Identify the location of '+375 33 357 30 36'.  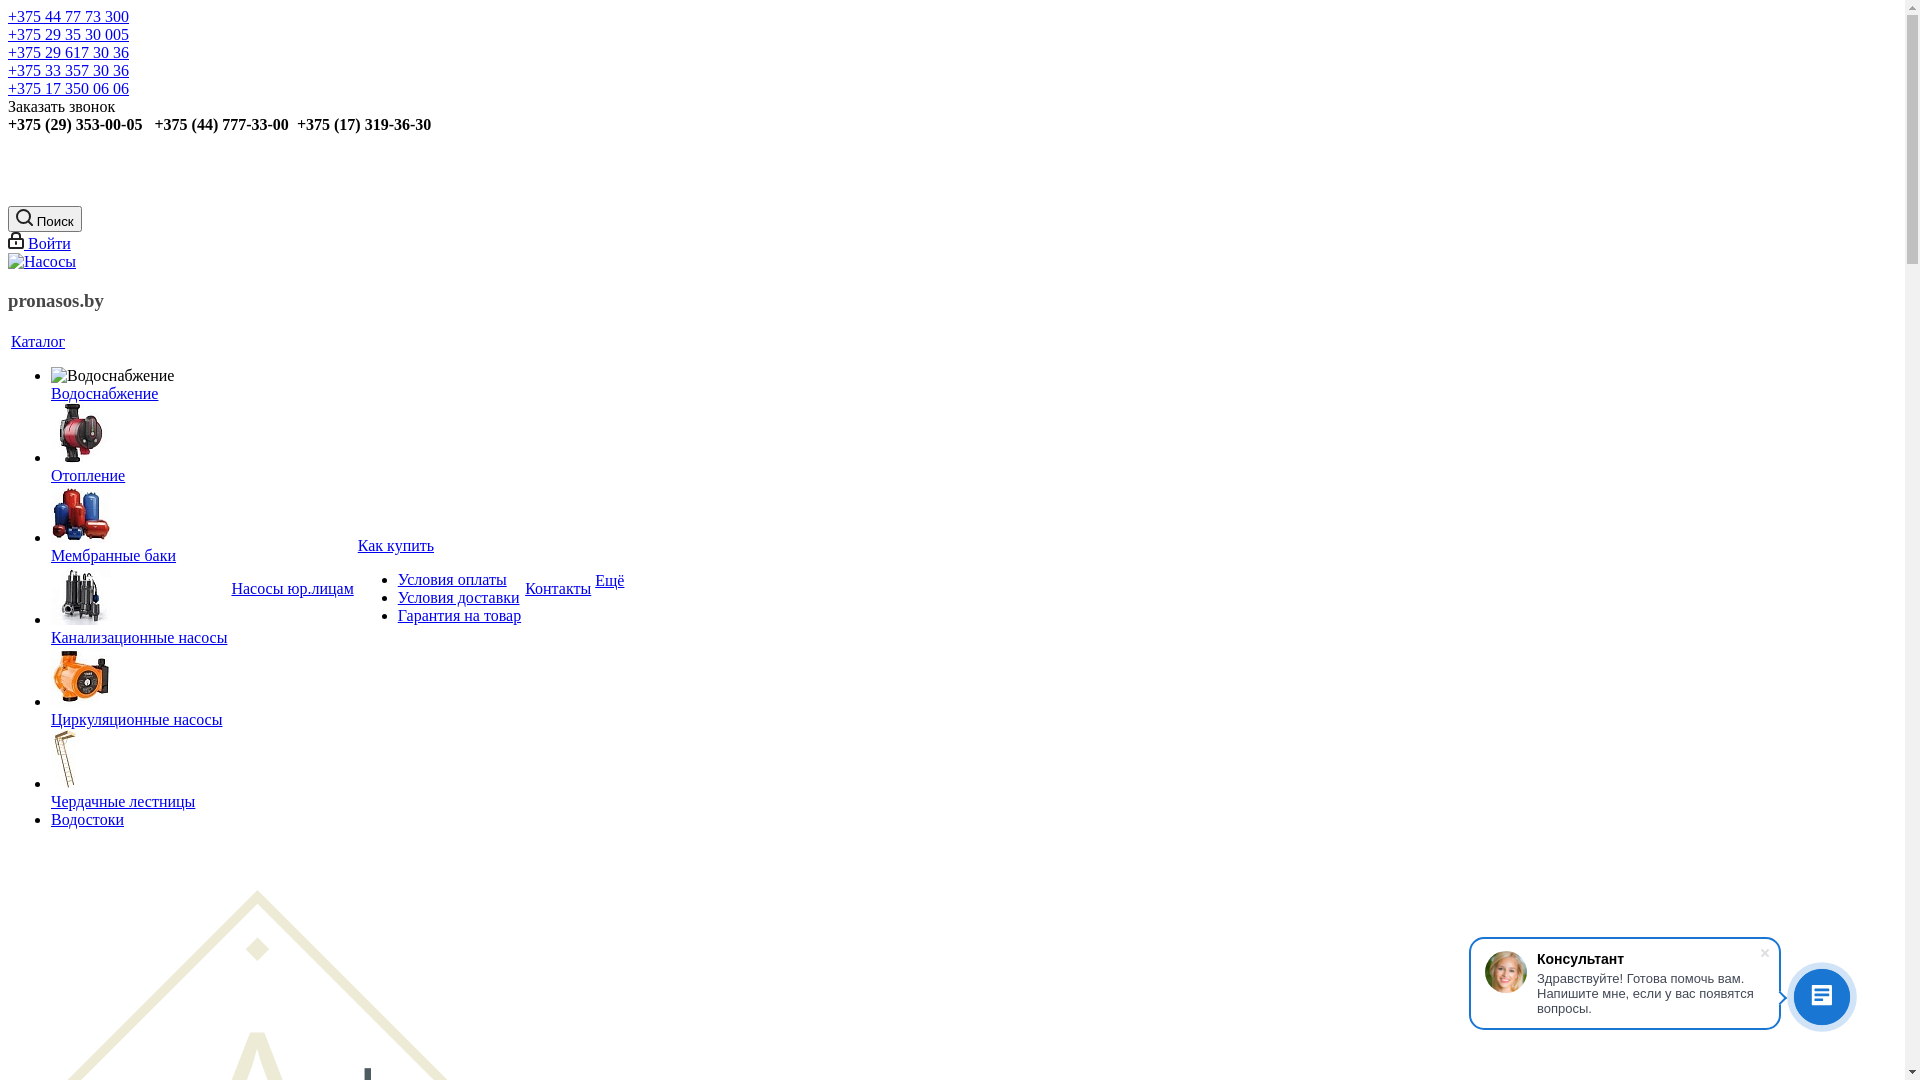
(68, 69).